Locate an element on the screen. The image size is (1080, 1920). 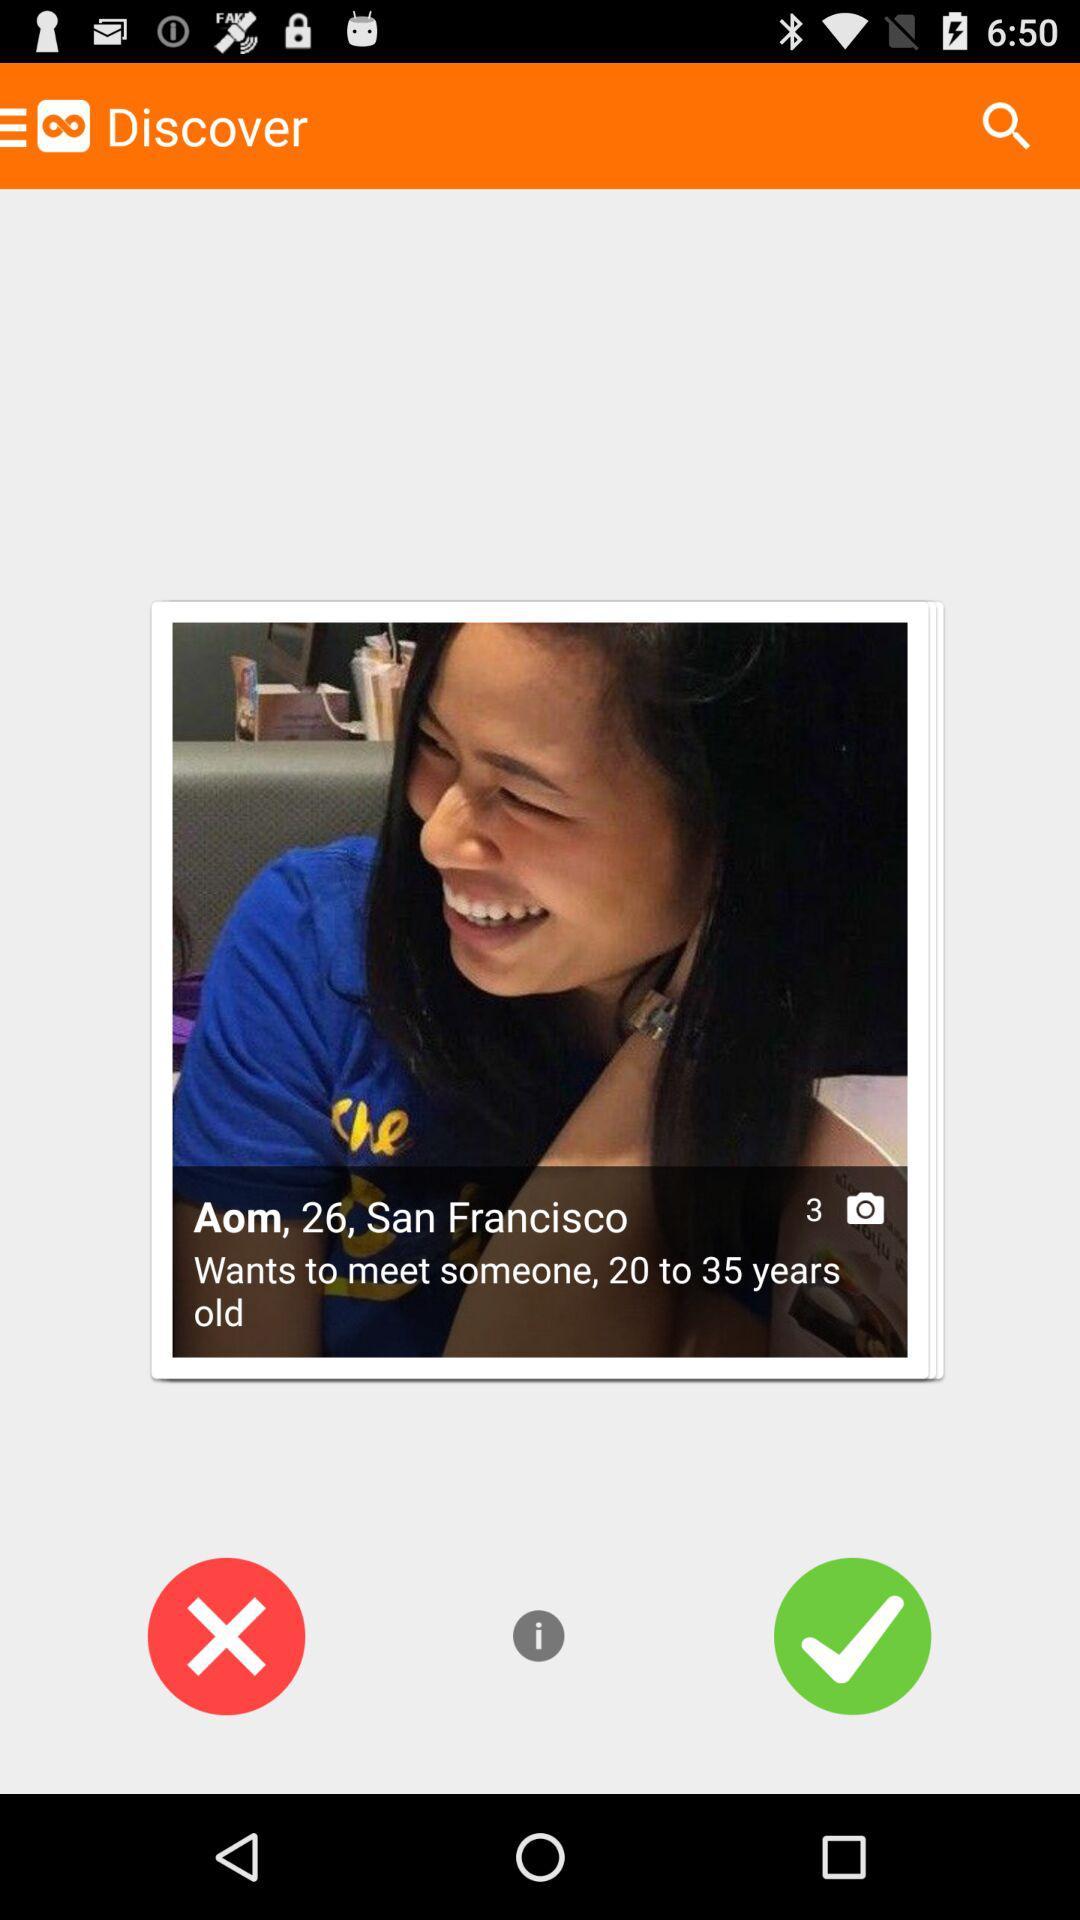
the info icon is located at coordinates (538, 1750).